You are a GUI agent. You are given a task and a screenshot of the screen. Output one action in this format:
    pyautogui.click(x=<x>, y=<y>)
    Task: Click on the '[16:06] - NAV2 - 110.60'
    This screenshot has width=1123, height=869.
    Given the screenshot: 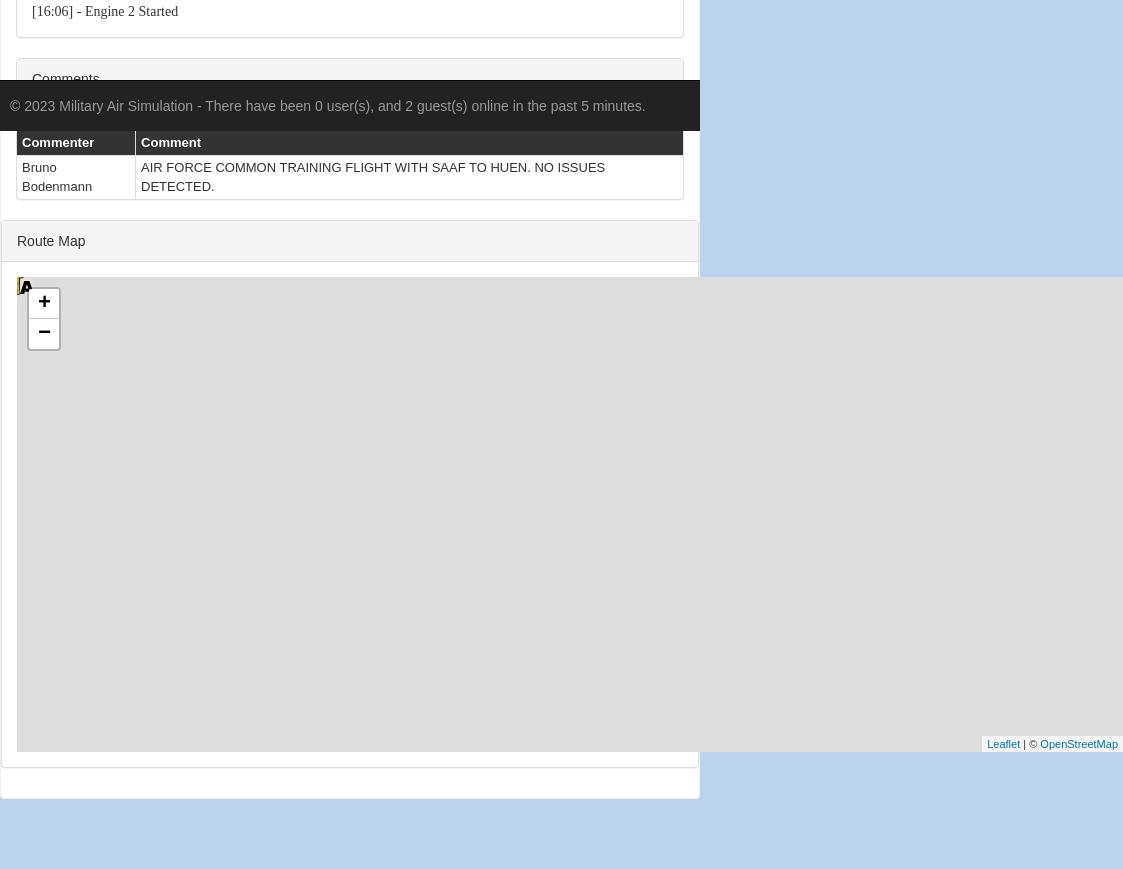 What is the action you would take?
    pyautogui.click(x=99, y=159)
    